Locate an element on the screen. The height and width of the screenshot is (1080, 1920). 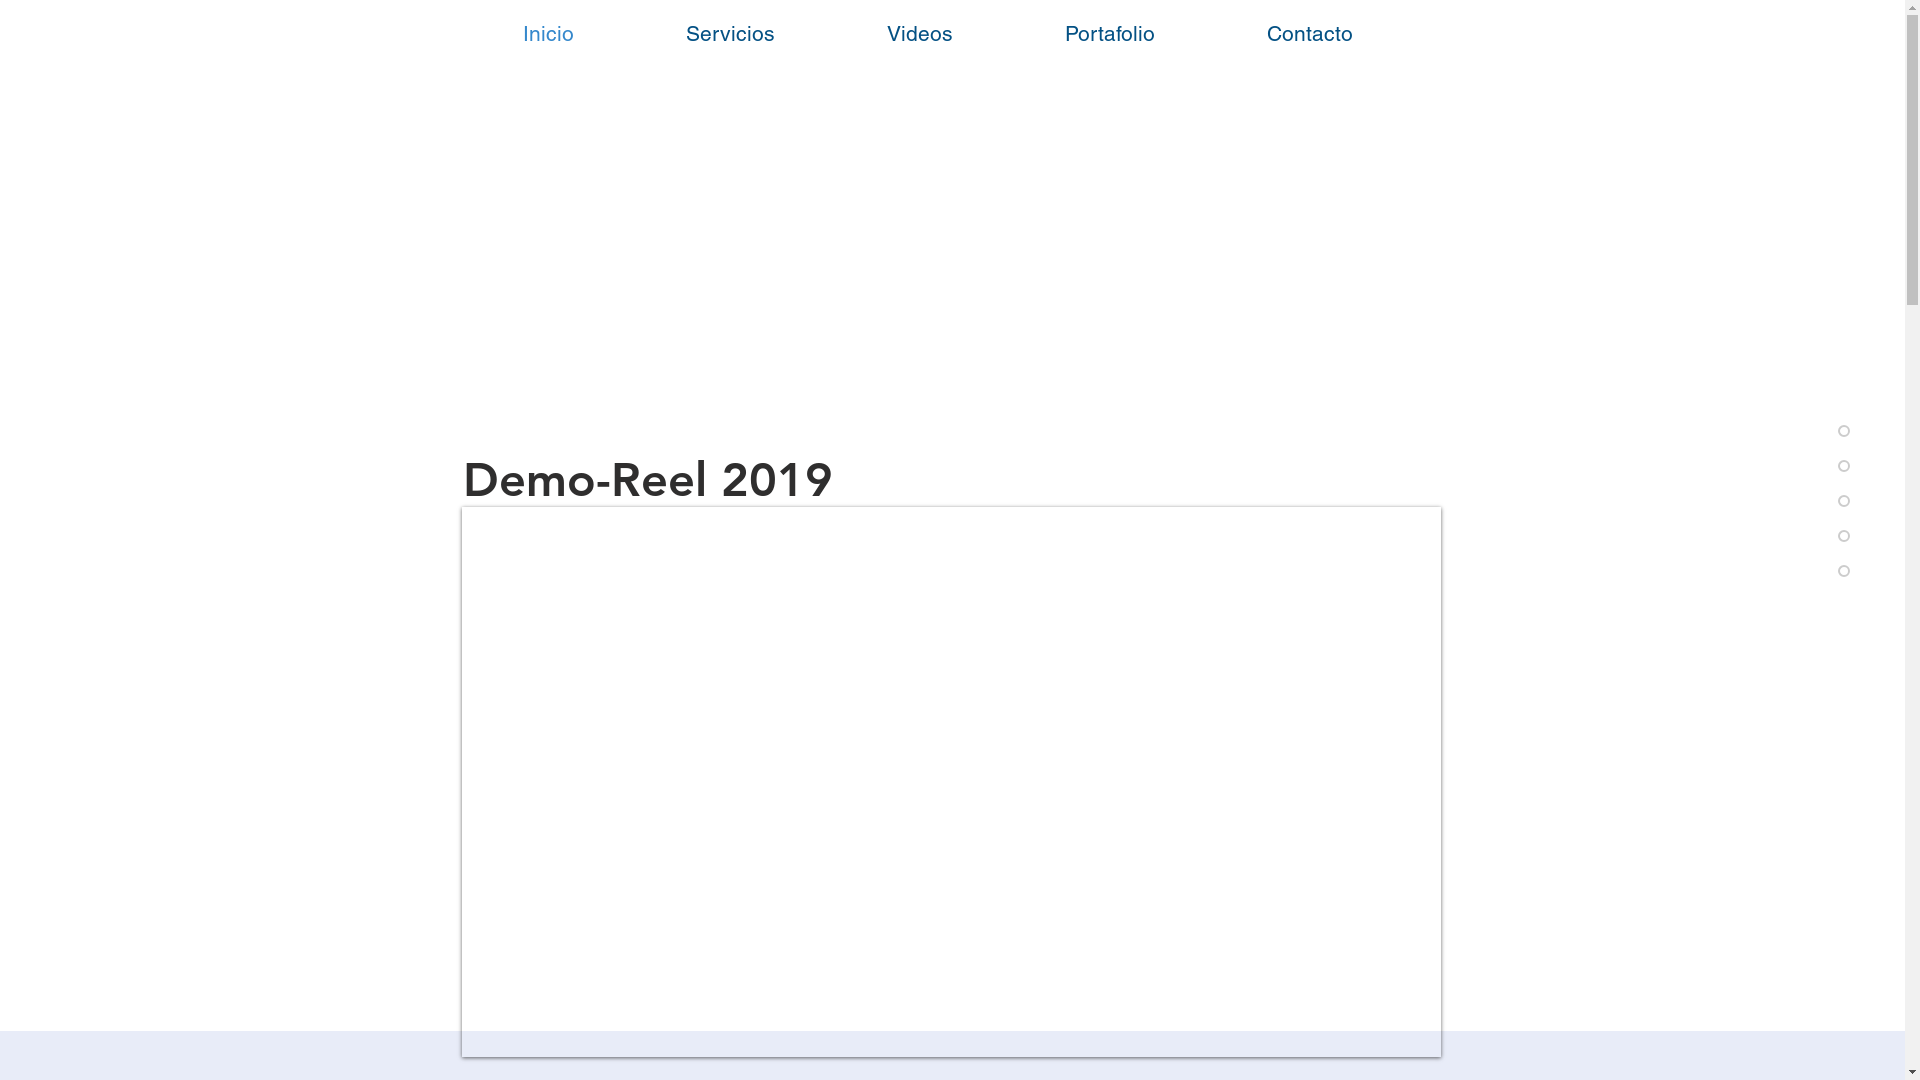
'Inicio' is located at coordinates (547, 33).